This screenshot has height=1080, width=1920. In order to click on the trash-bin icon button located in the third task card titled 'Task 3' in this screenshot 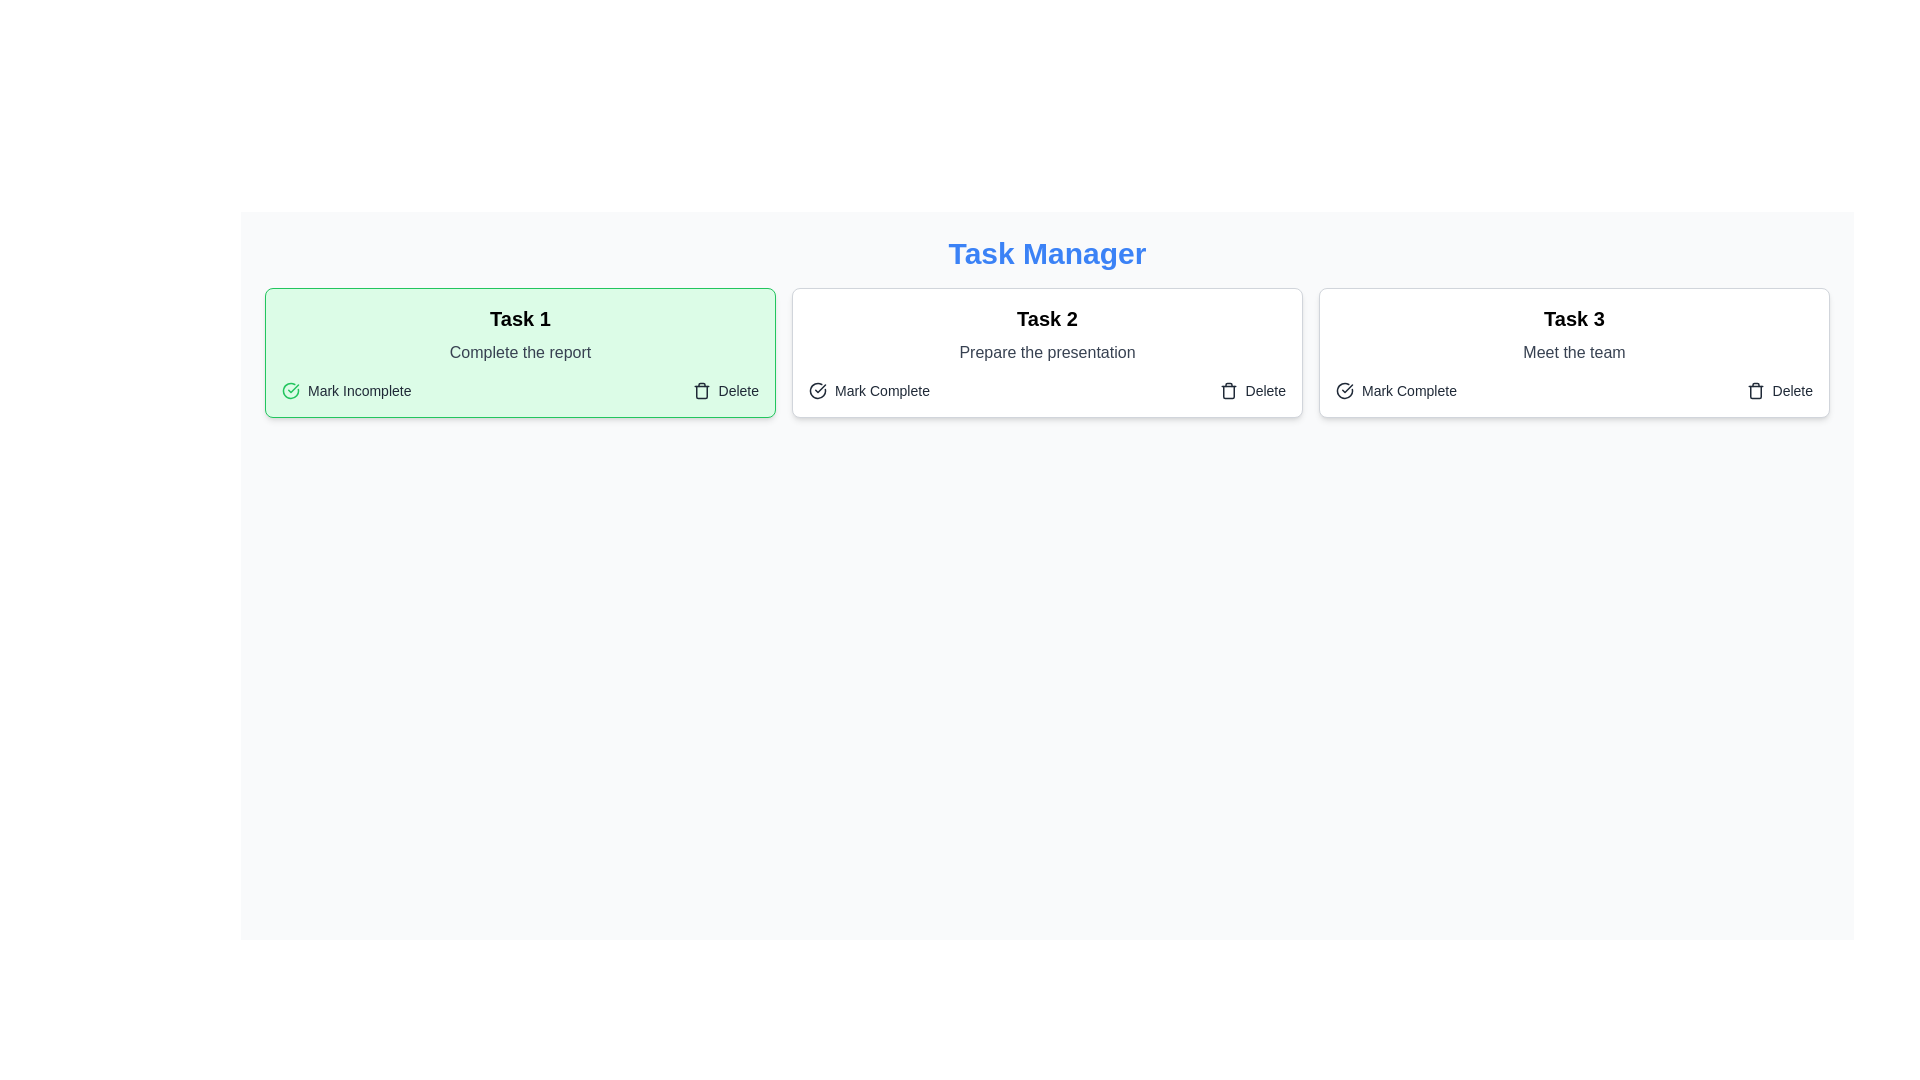, I will do `click(1754, 392)`.